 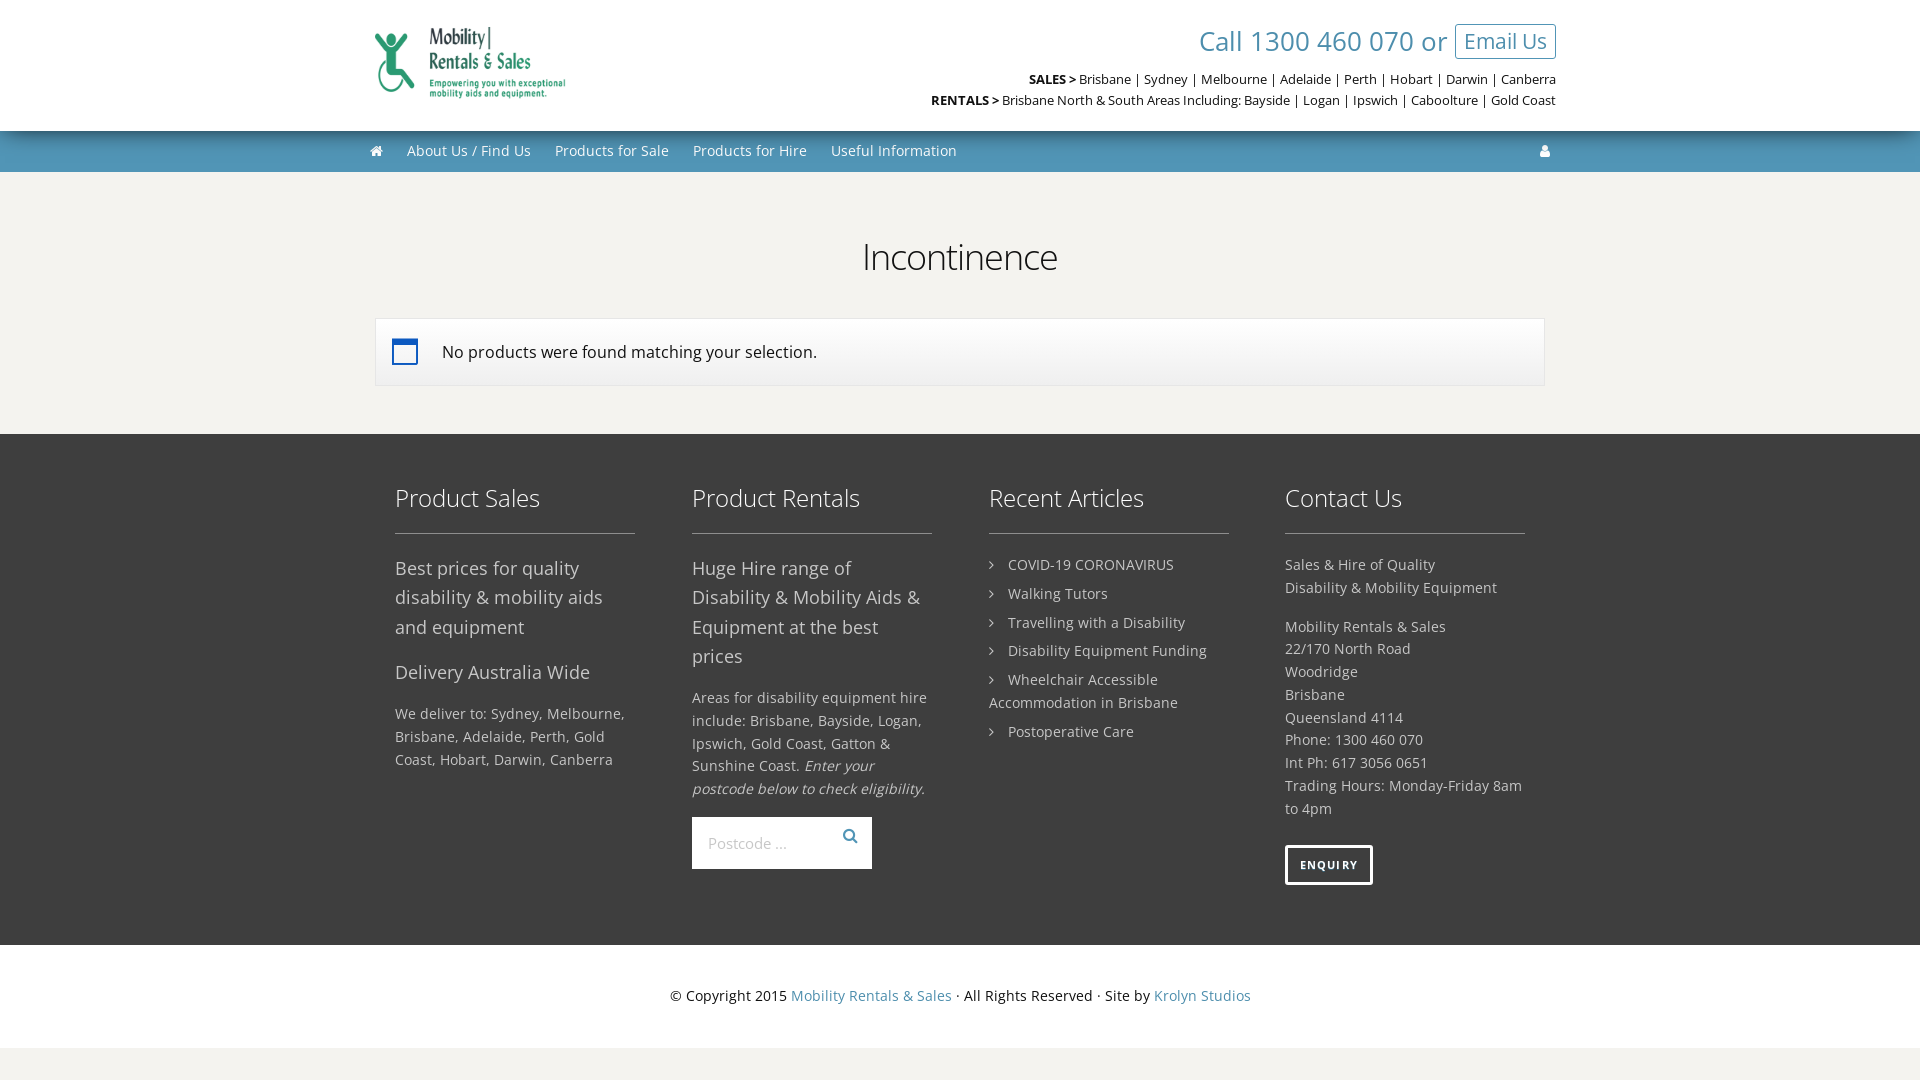 I want to click on 'MOBILITY RENTALS & SALES', so click(x=524, y=61).